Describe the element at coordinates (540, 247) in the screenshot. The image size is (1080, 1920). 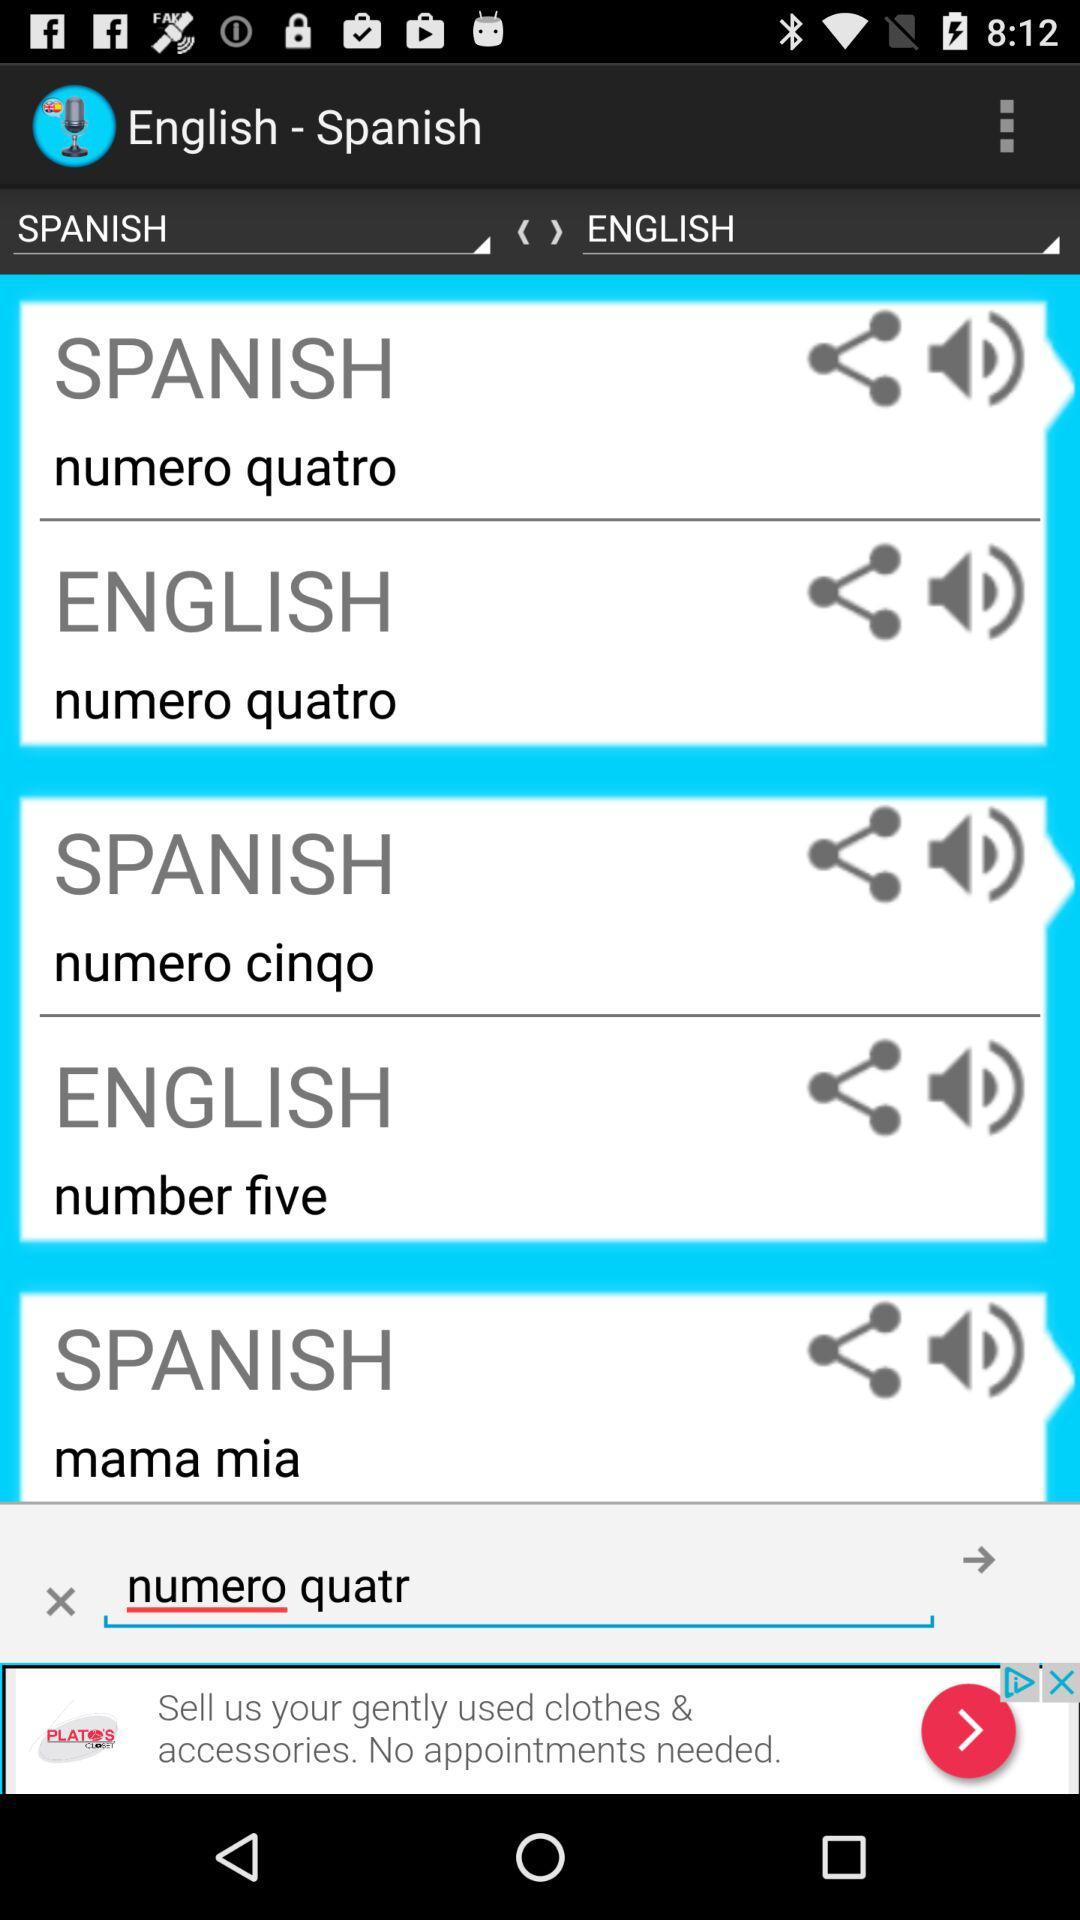
I see `the arrow_forward icon` at that location.